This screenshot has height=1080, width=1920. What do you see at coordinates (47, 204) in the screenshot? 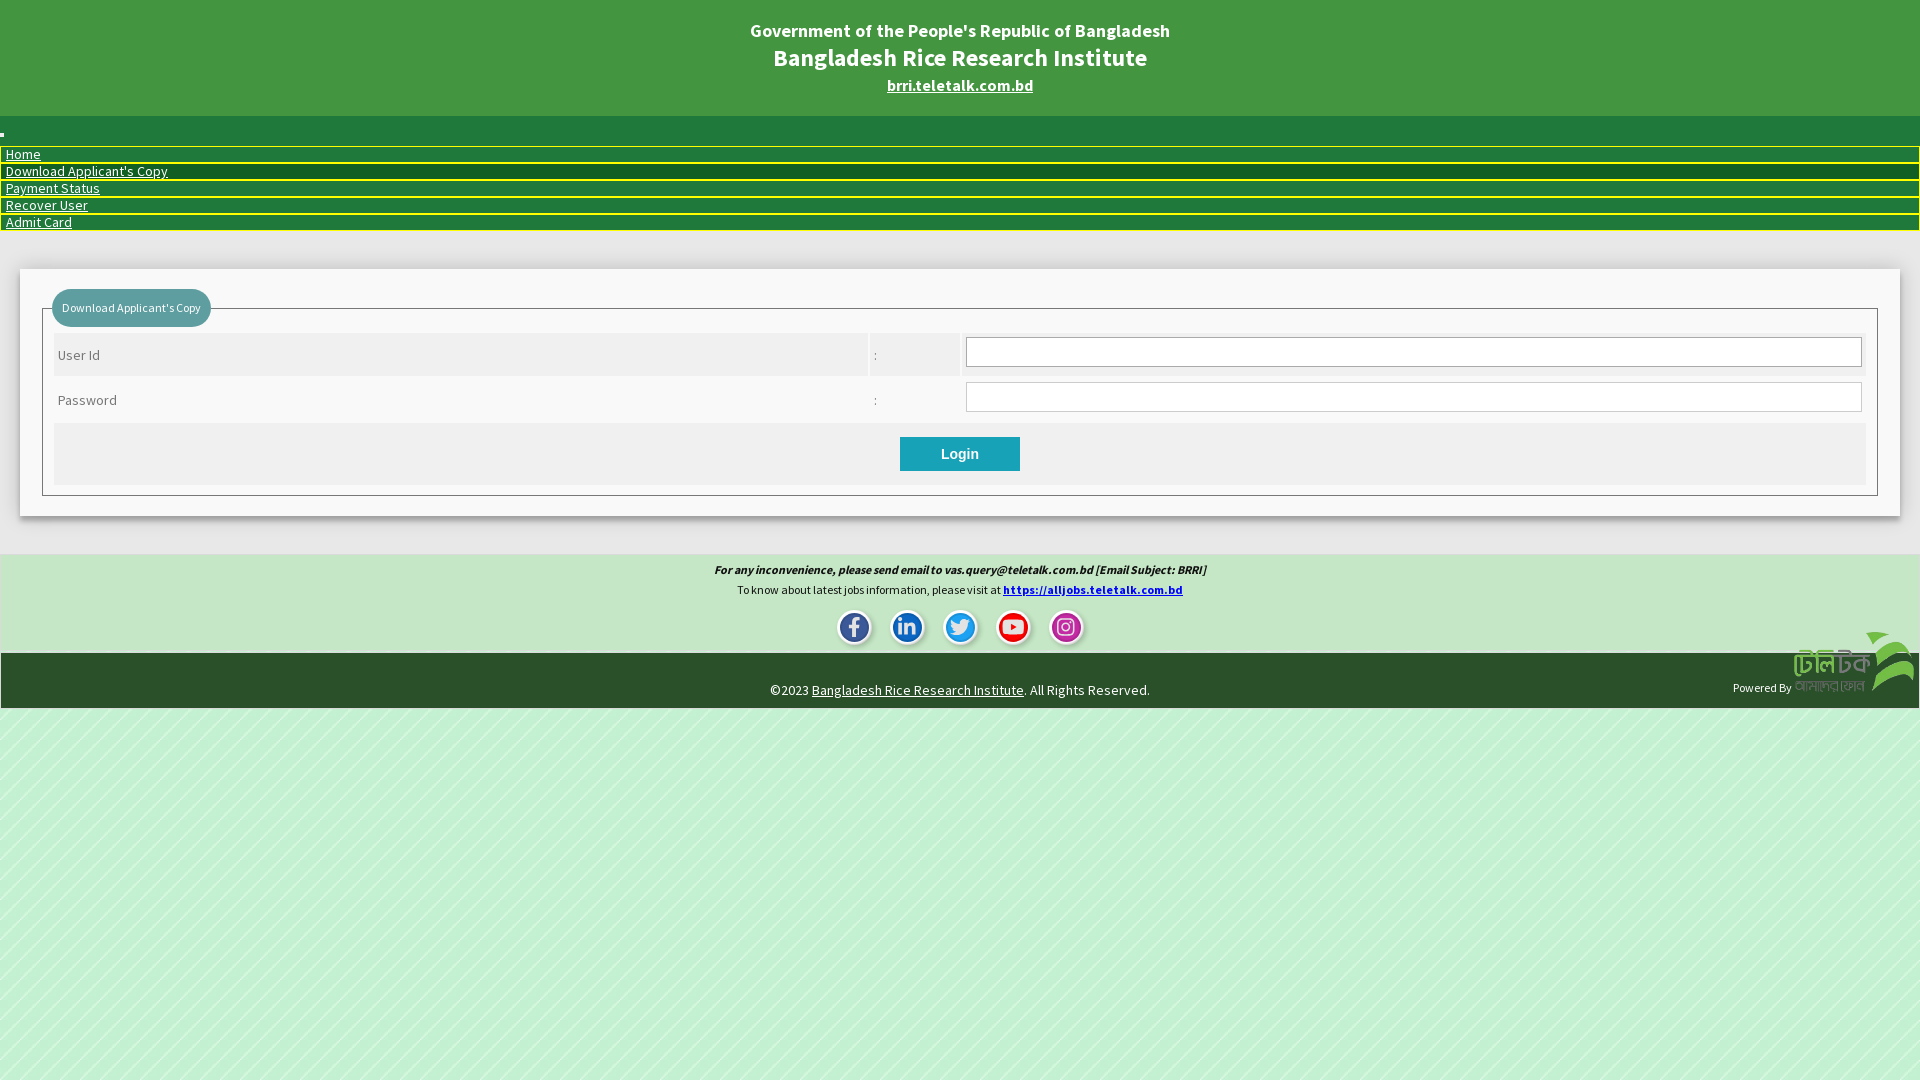
I see `'Recover User'` at bounding box center [47, 204].